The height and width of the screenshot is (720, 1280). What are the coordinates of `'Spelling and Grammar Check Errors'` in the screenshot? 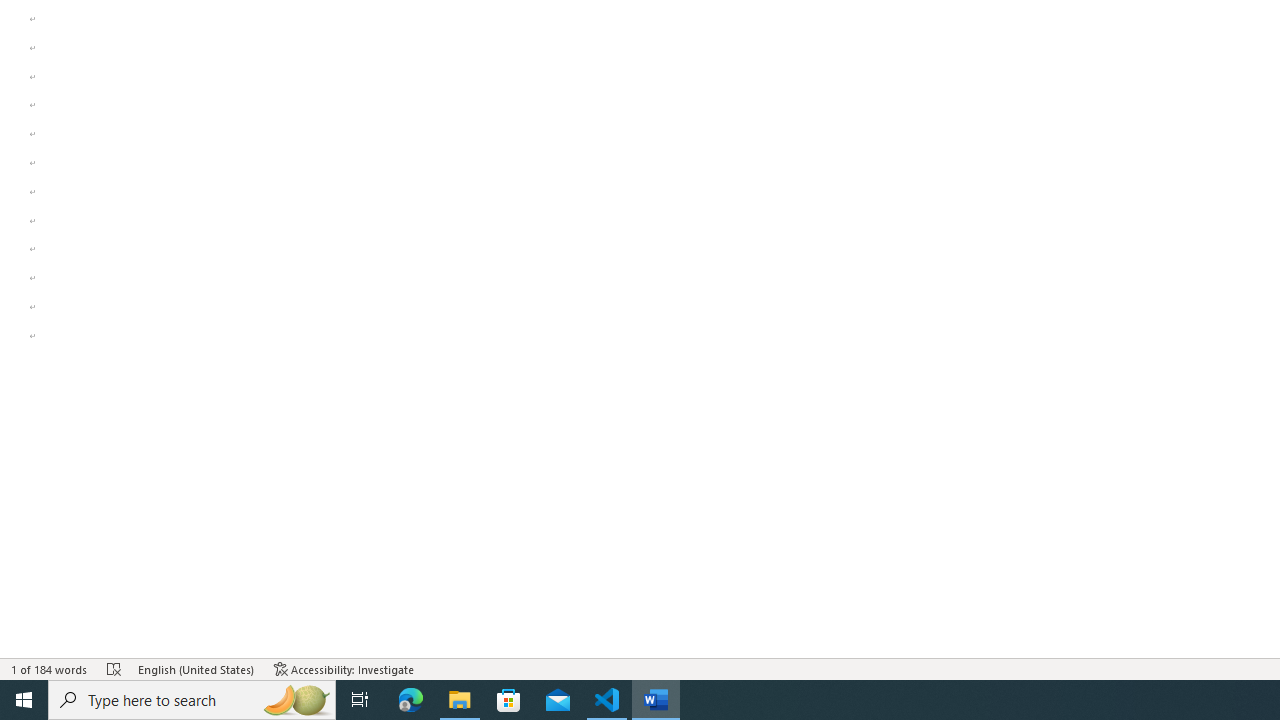 It's located at (113, 669).